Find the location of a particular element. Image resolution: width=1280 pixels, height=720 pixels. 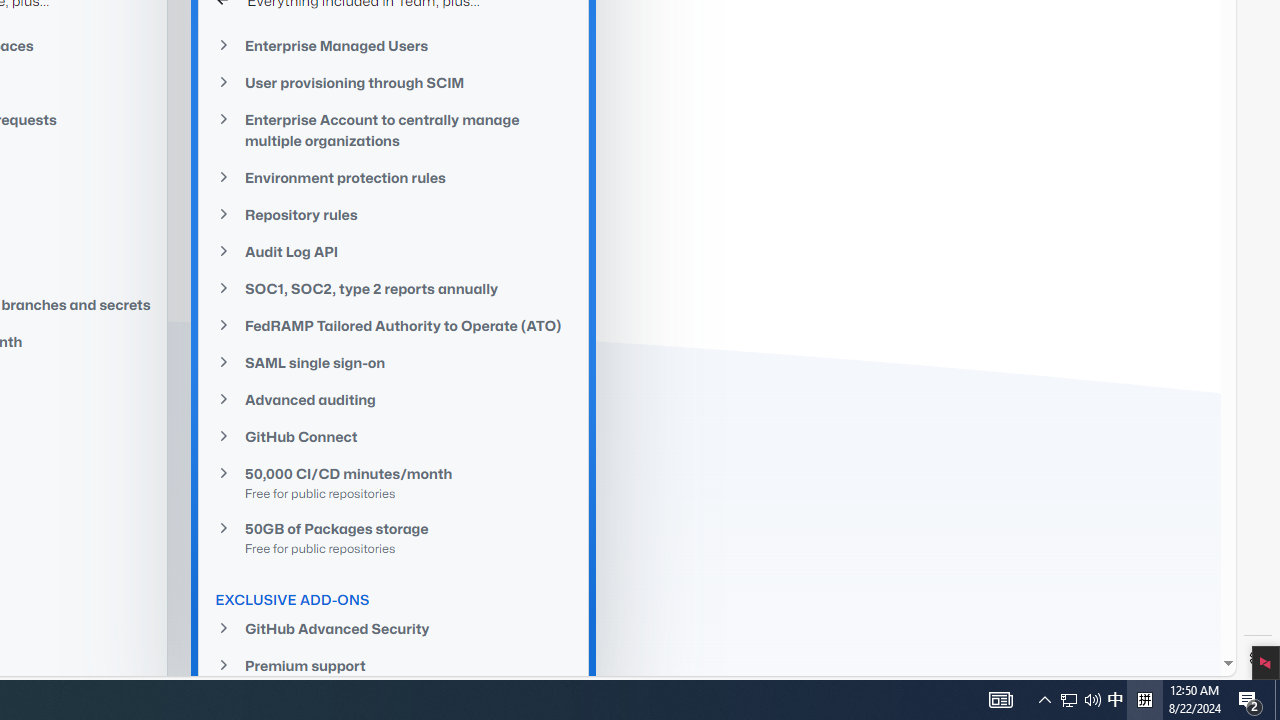

'GitHub Connect' is located at coordinates (394, 435).